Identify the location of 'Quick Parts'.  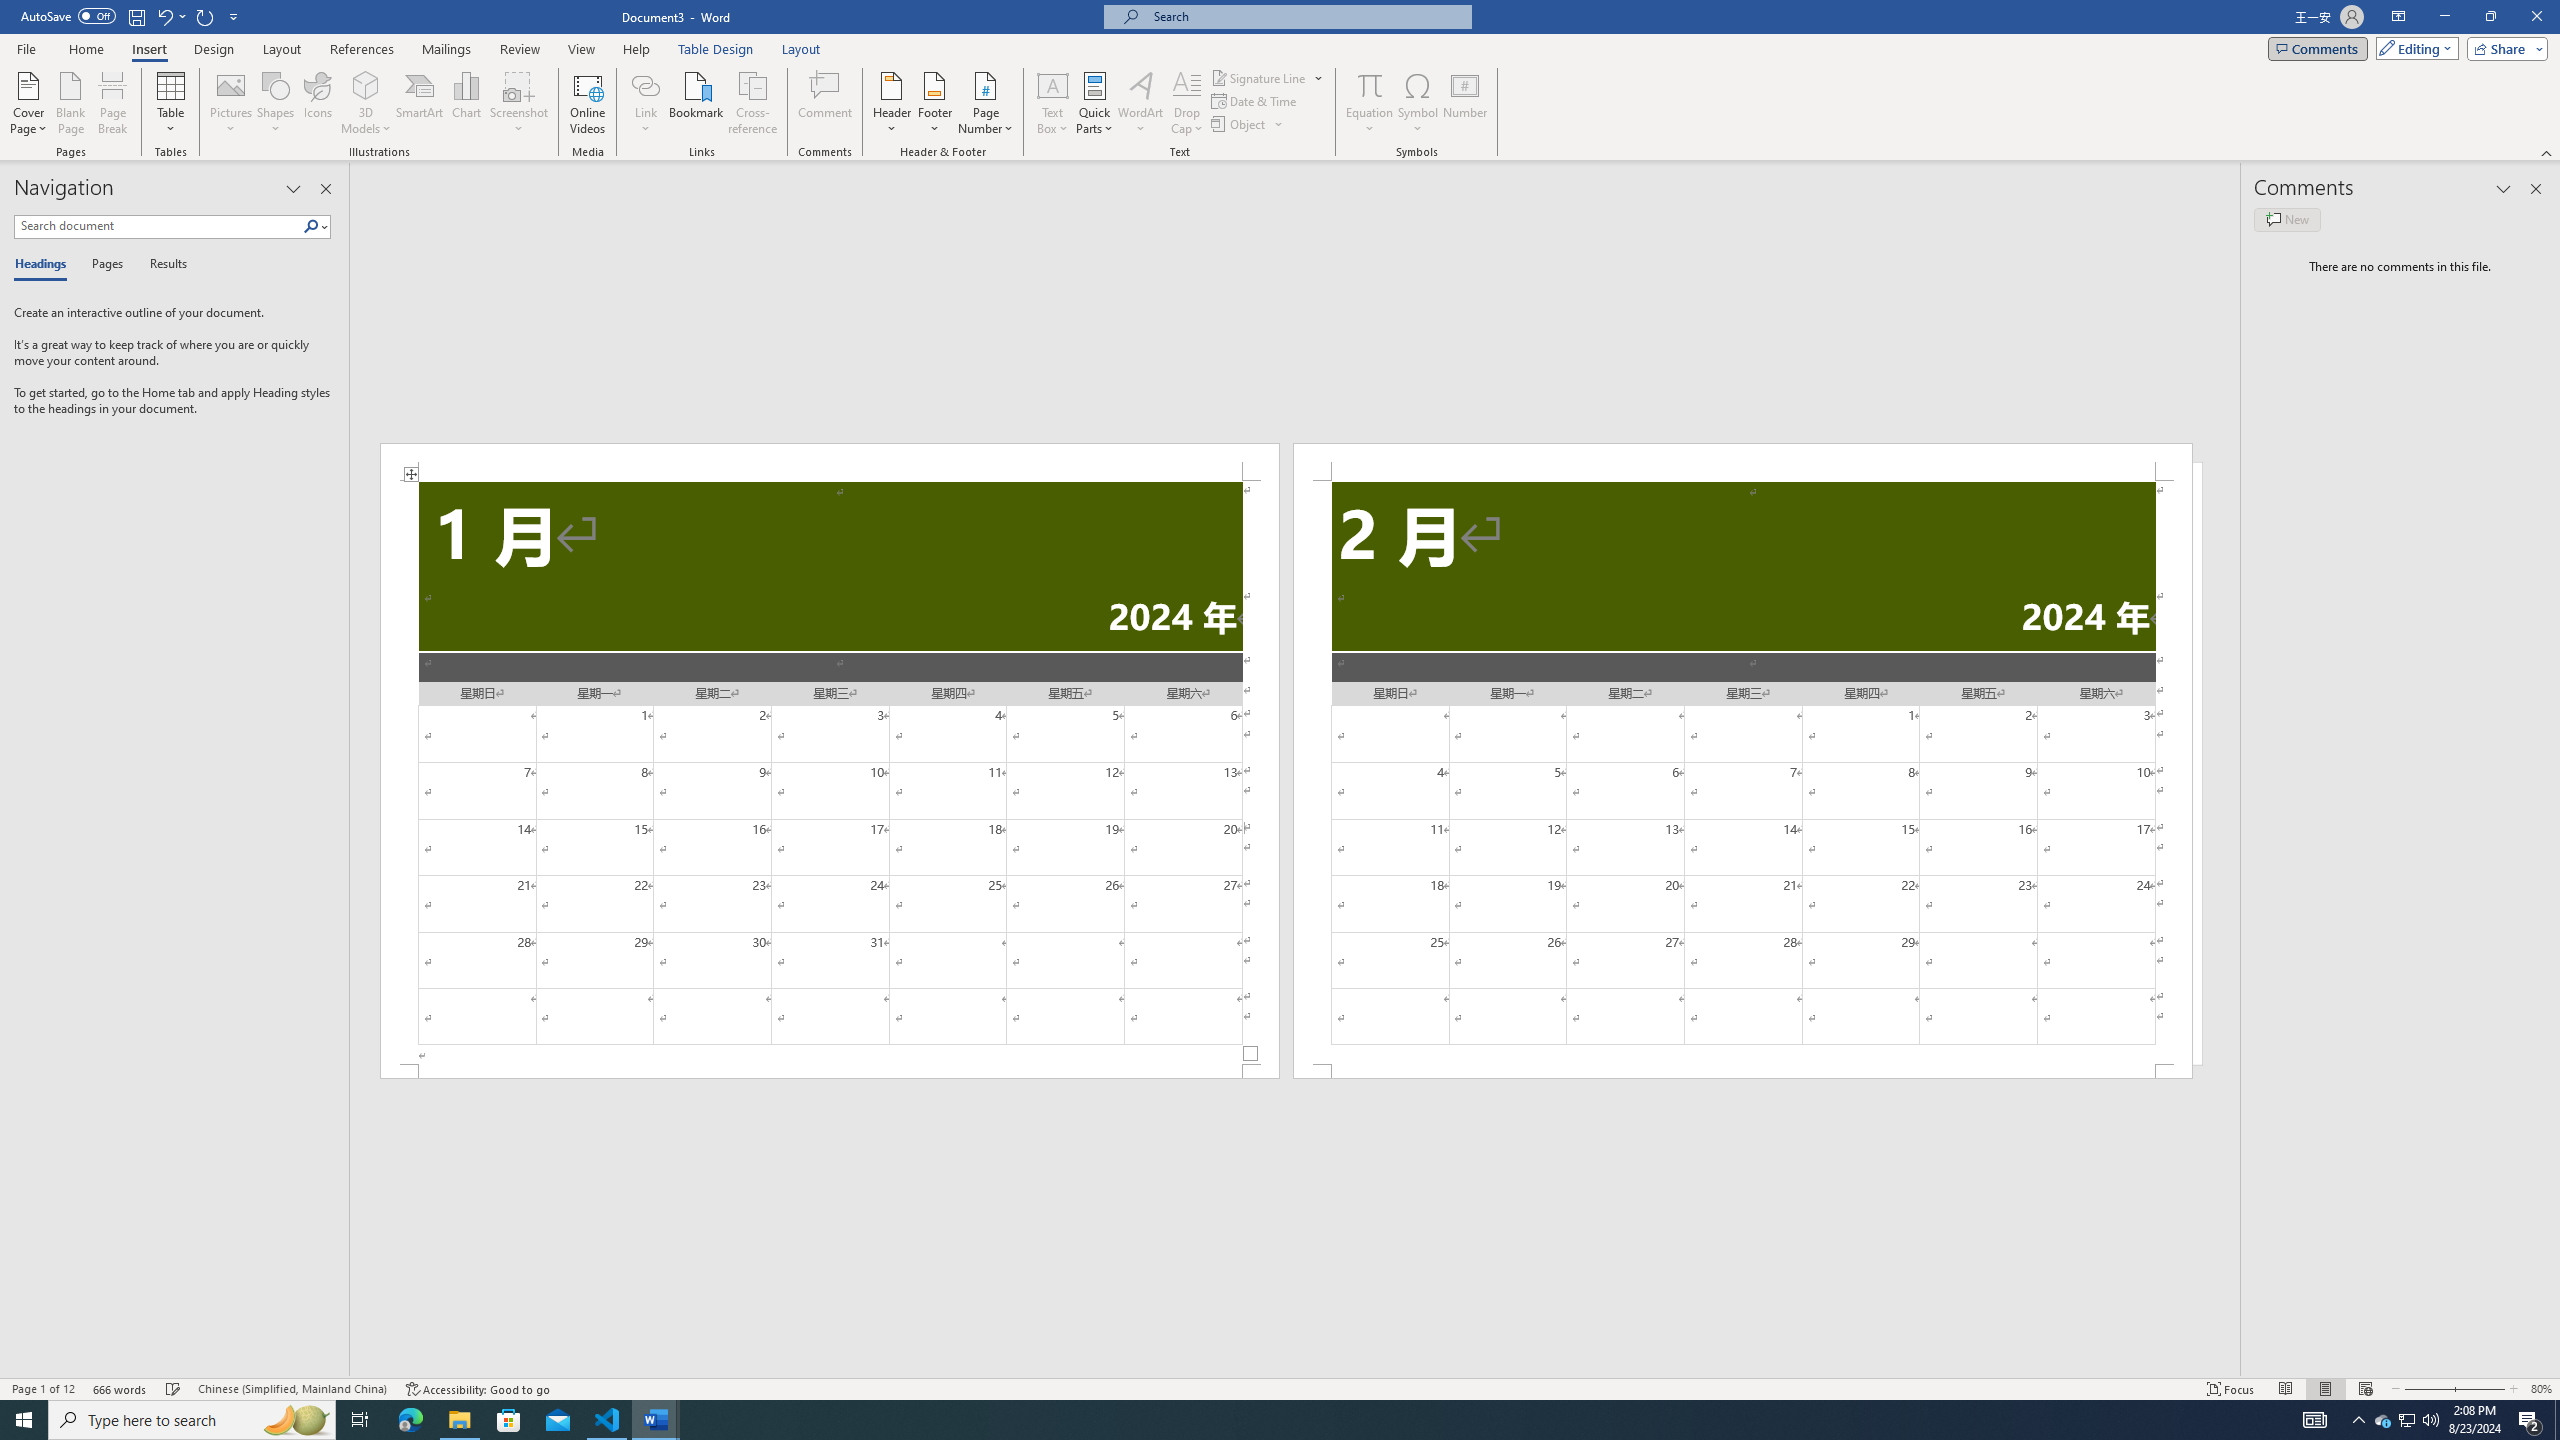
(1094, 103).